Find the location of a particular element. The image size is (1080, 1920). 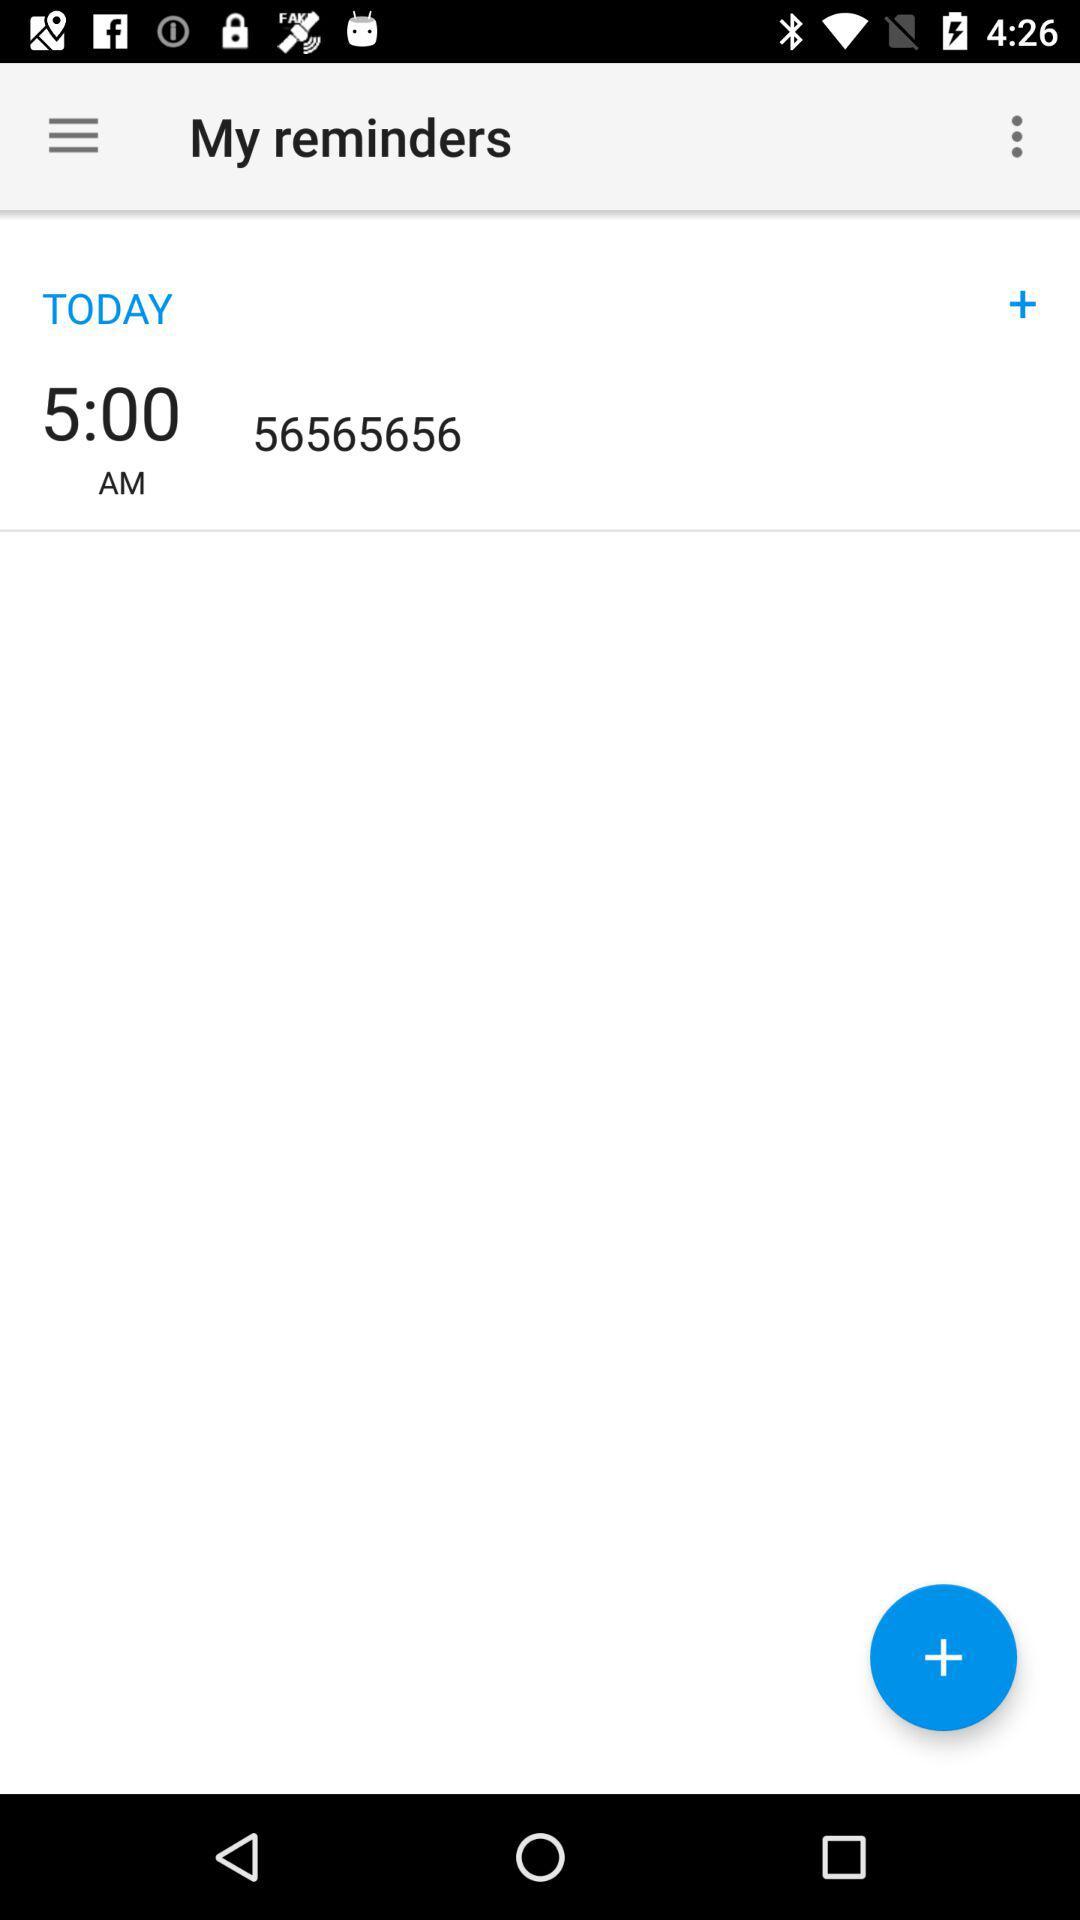

icon at the bottom right corner is located at coordinates (943, 1657).